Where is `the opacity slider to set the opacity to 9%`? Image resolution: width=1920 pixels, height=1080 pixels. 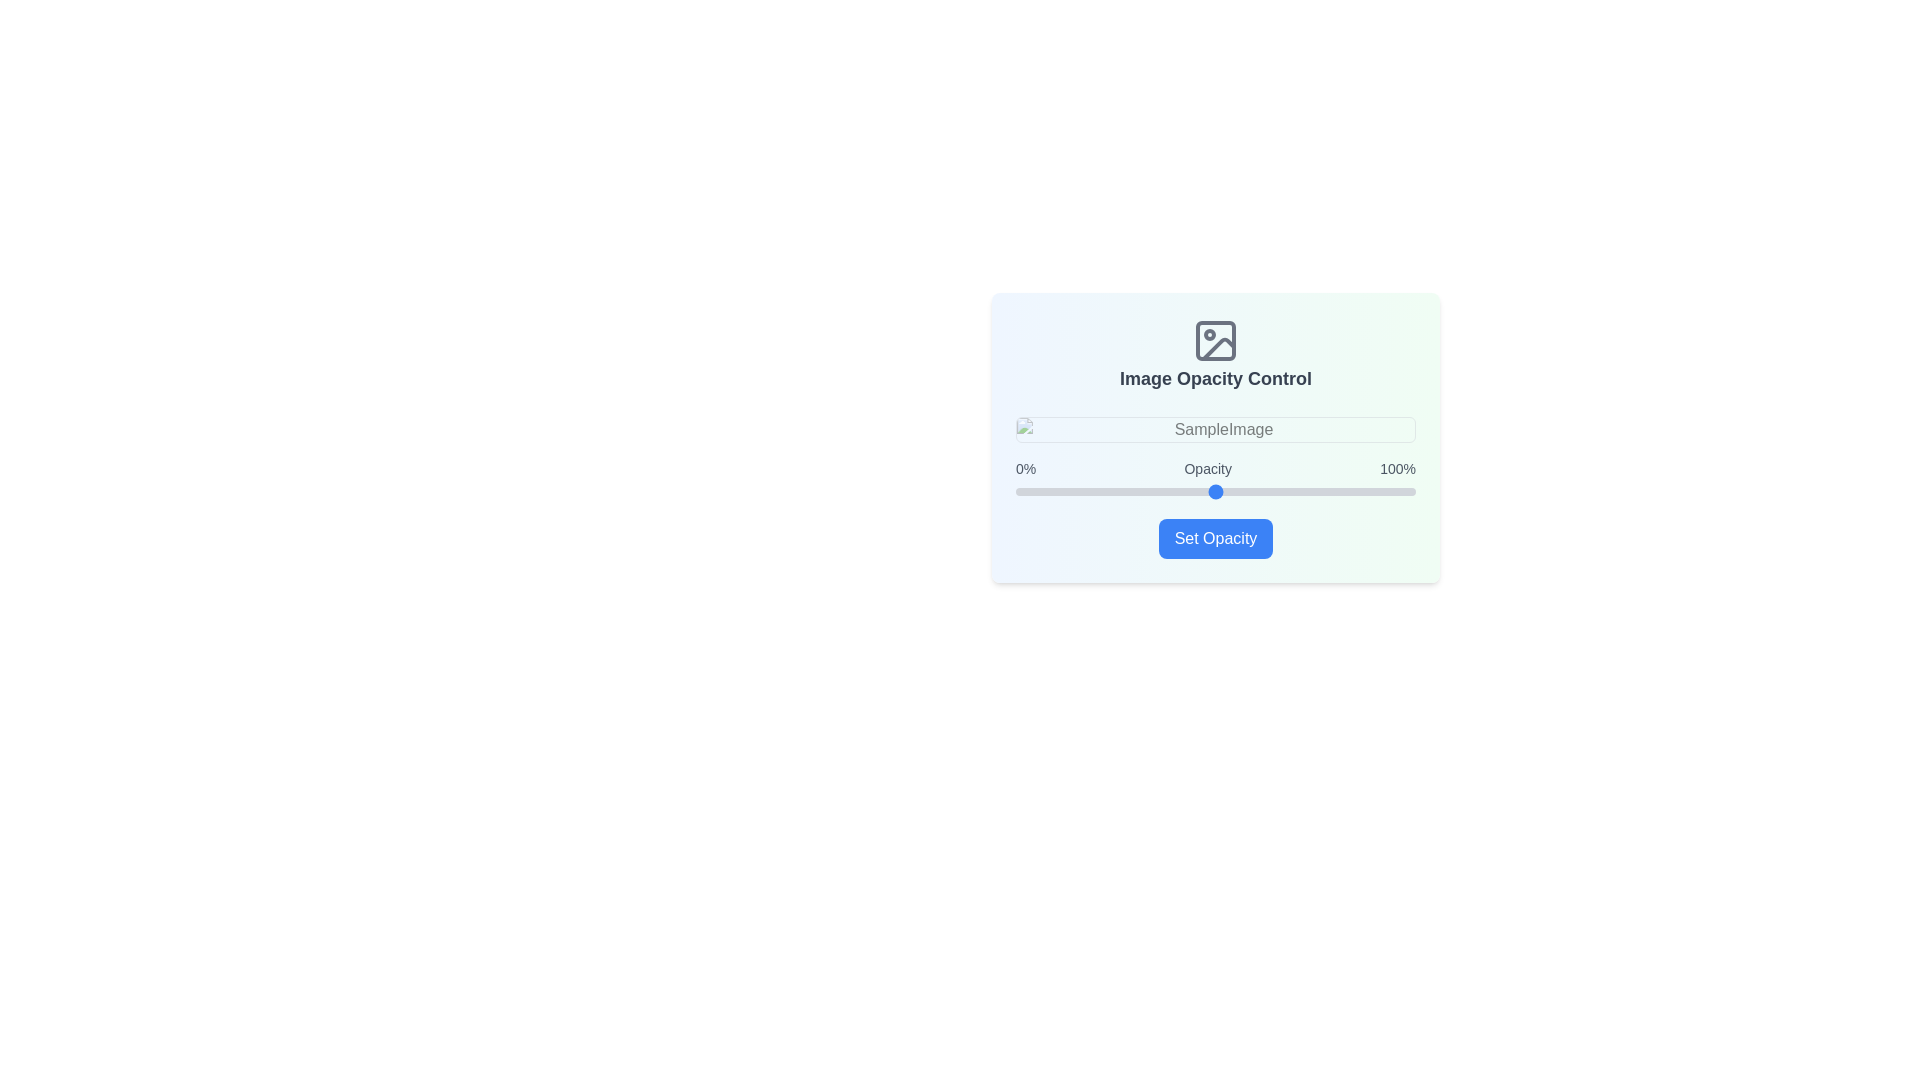 the opacity slider to set the opacity to 9% is located at coordinates (1050, 492).